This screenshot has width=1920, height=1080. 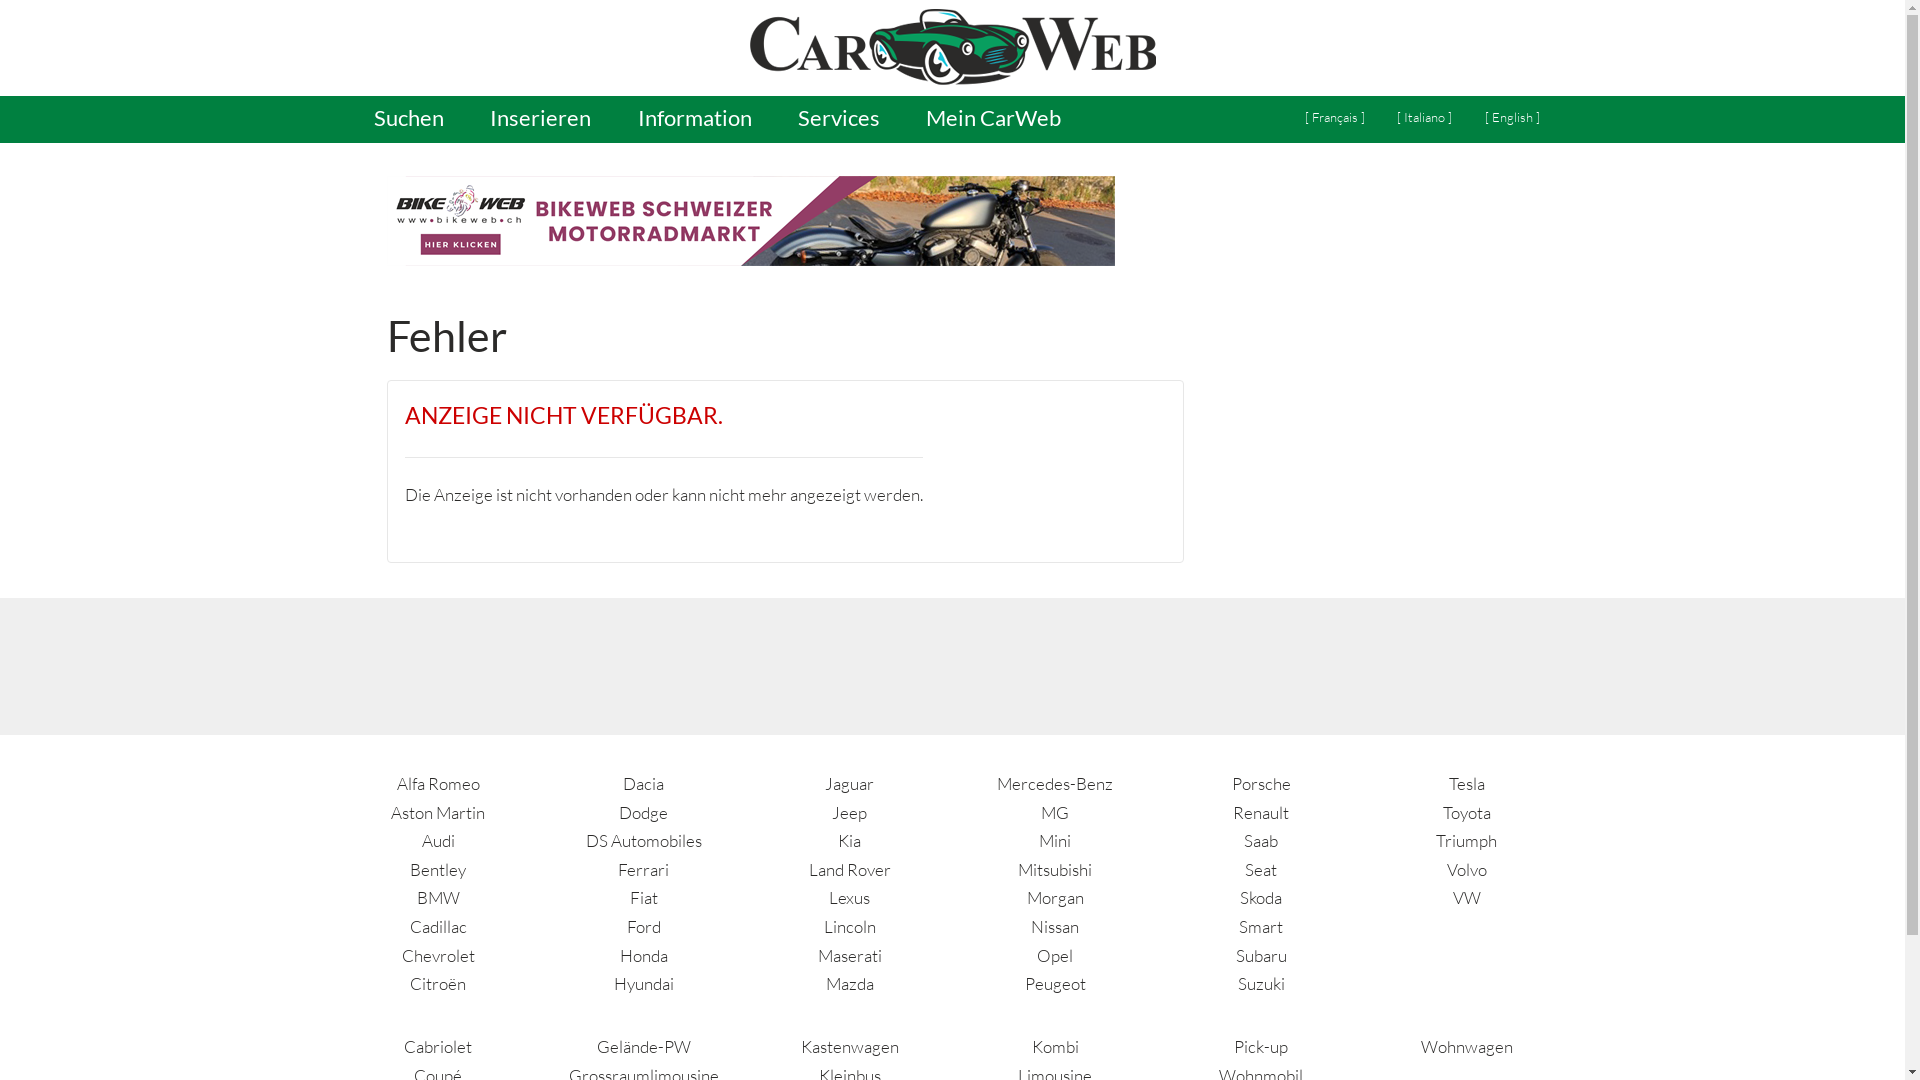 I want to click on 'Lexus', so click(x=849, y=896).